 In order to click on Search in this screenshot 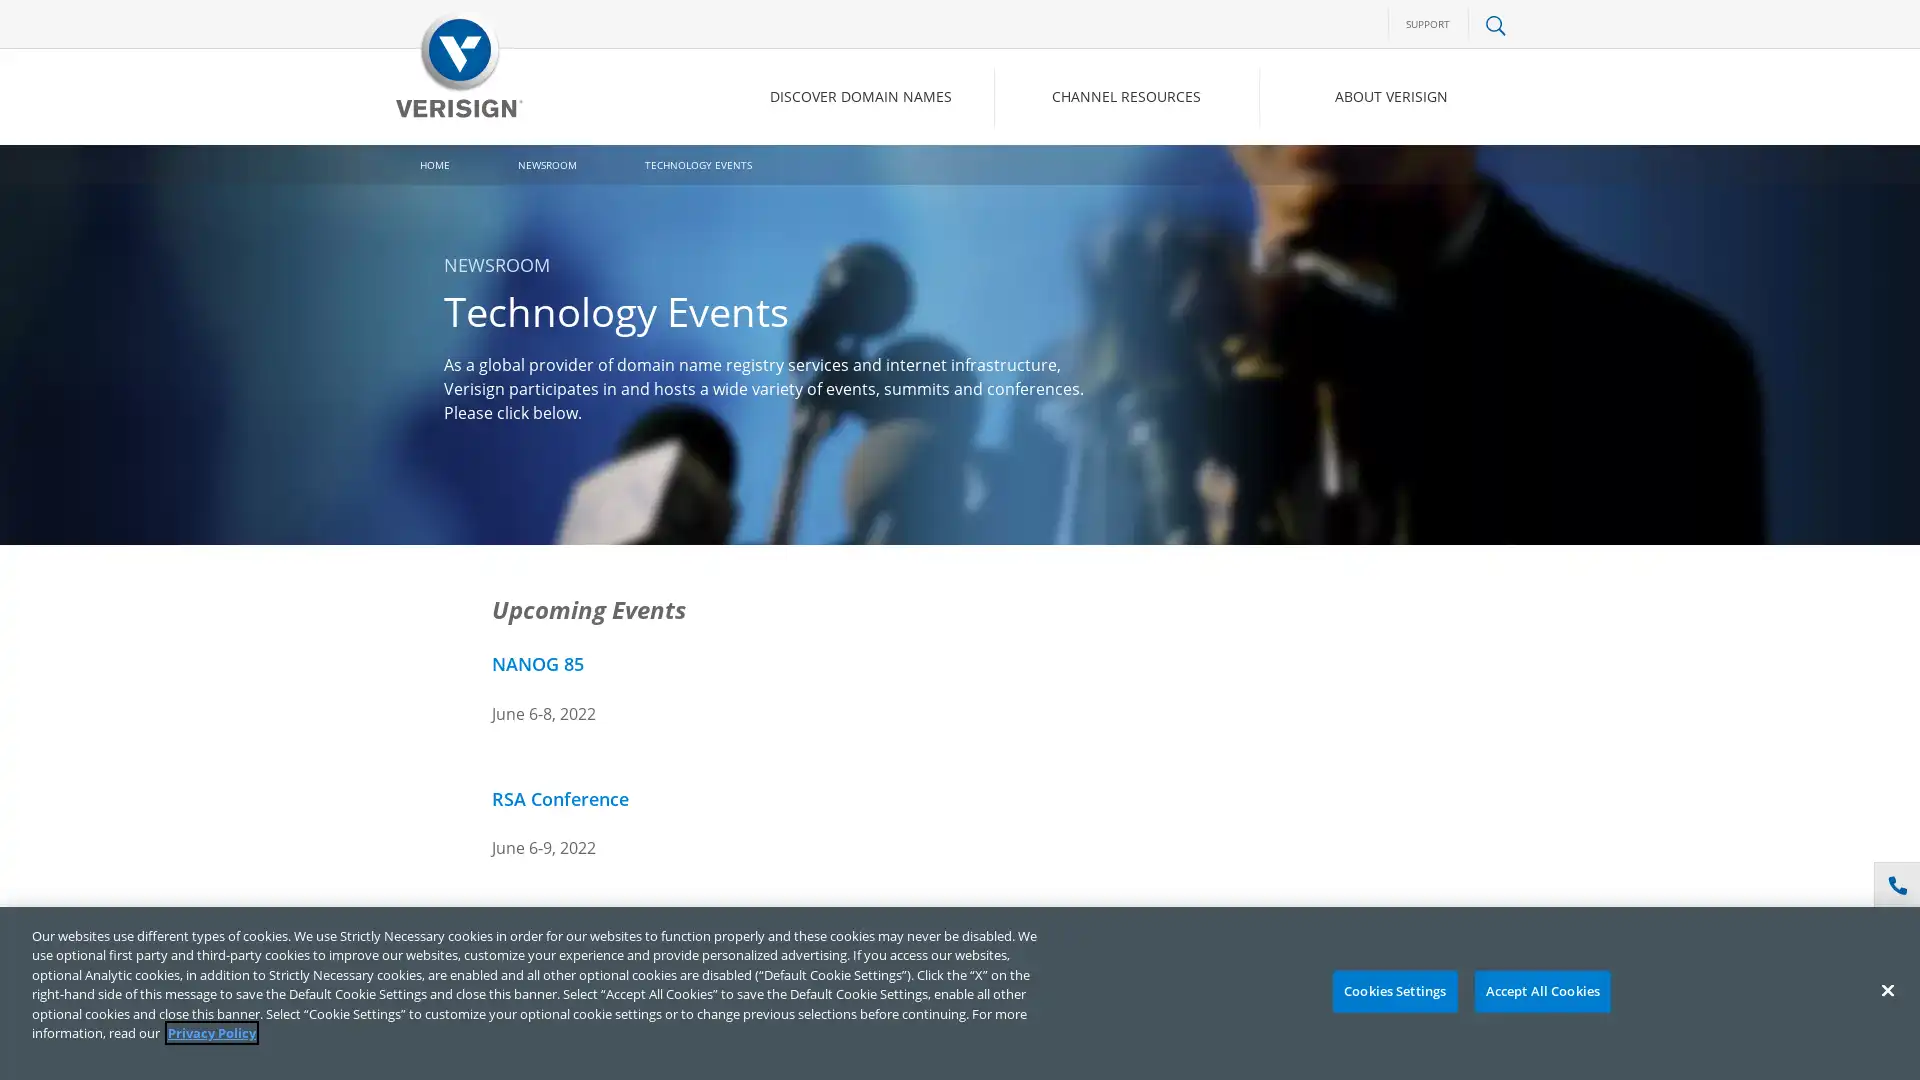, I will do `click(1334, 181)`.